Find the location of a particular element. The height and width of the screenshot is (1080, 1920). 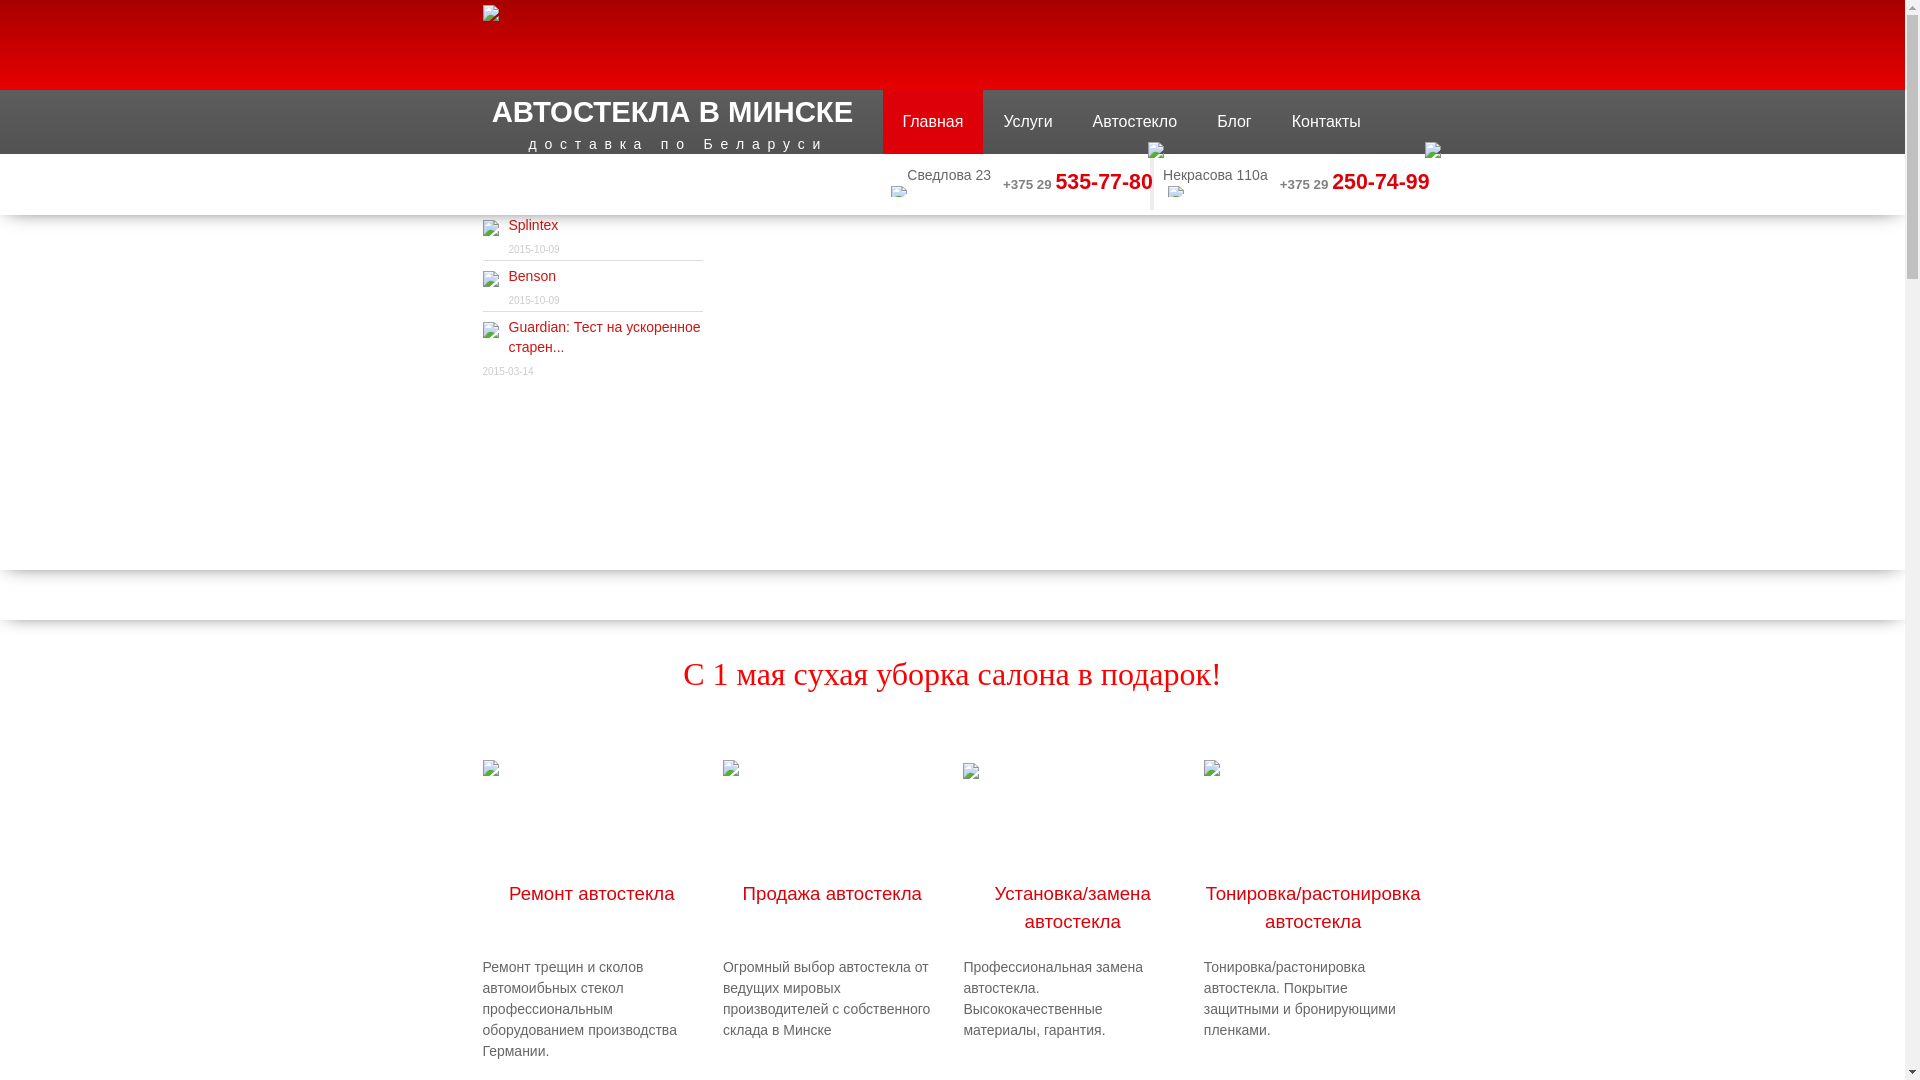

'Splintex' is located at coordinates (508, 224).